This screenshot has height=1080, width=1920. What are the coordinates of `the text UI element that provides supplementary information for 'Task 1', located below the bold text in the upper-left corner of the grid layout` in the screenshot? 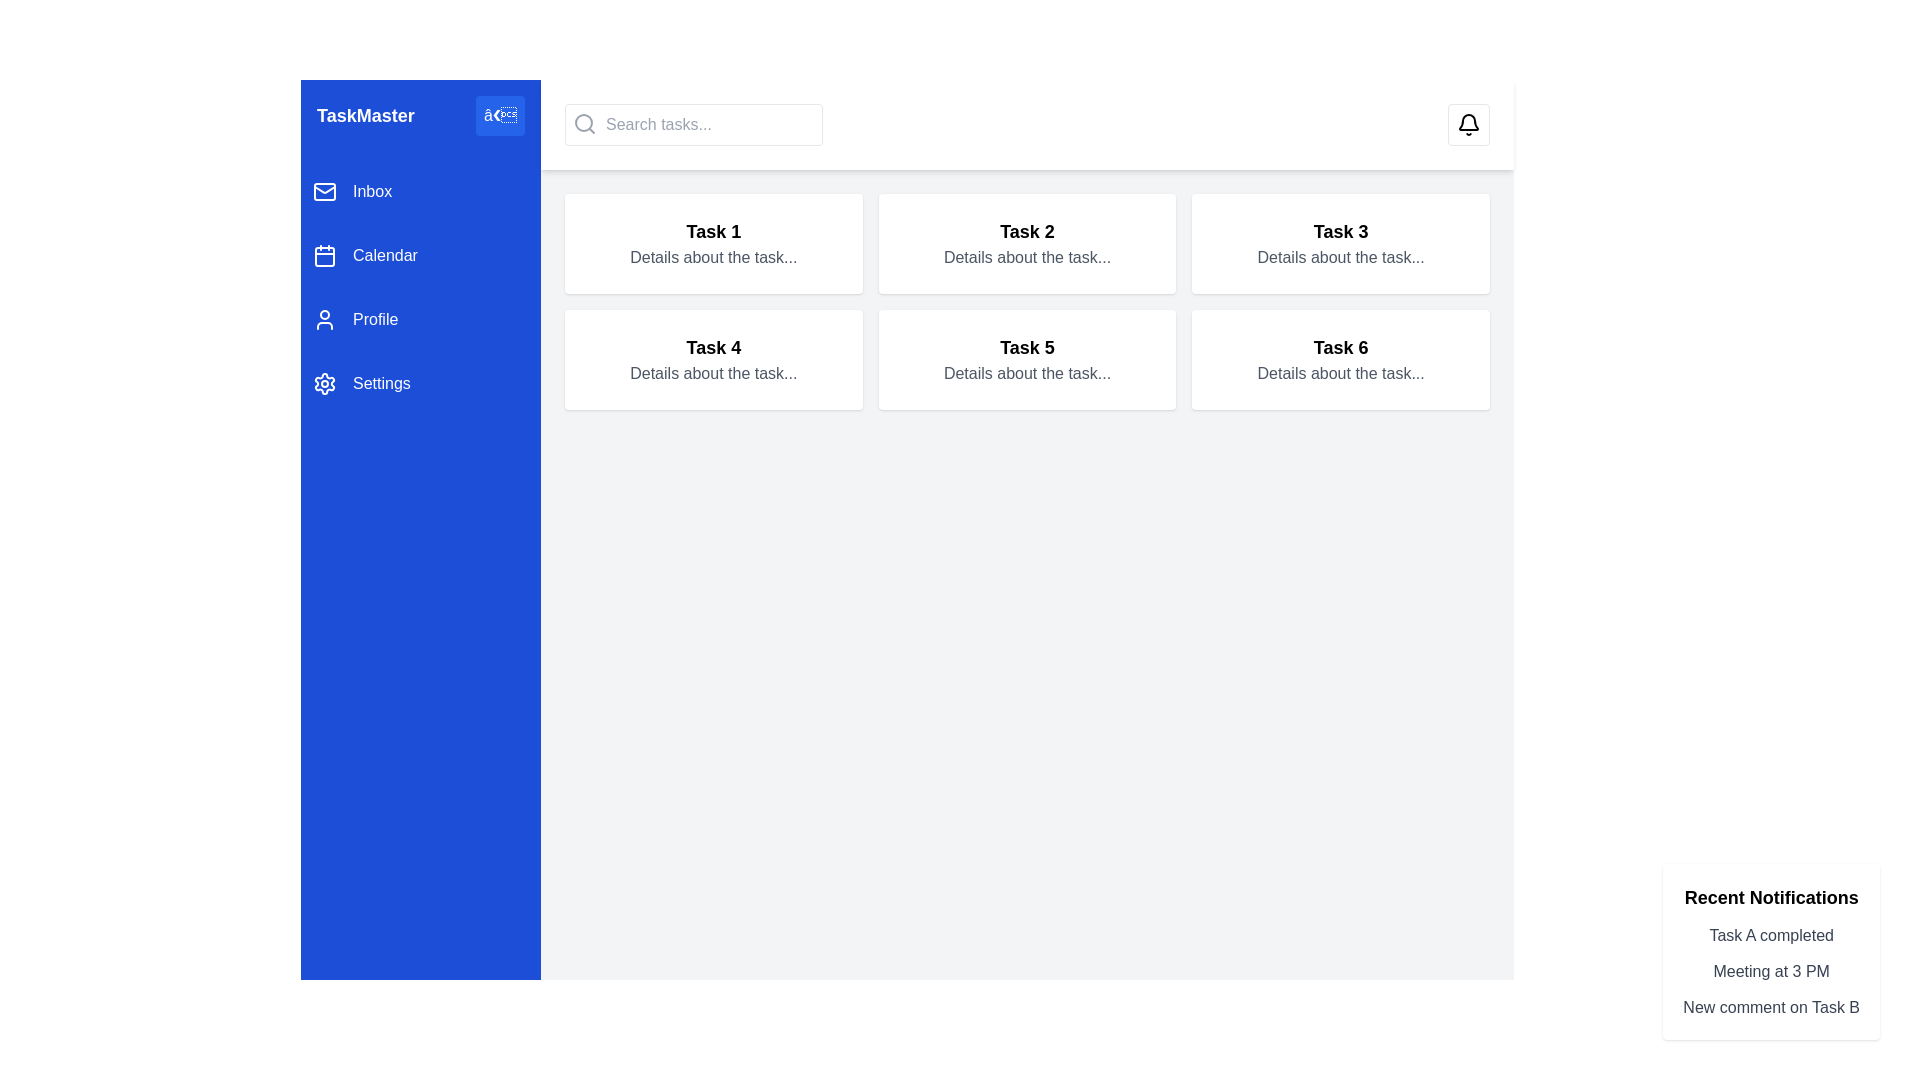 It's located at (713, 257).